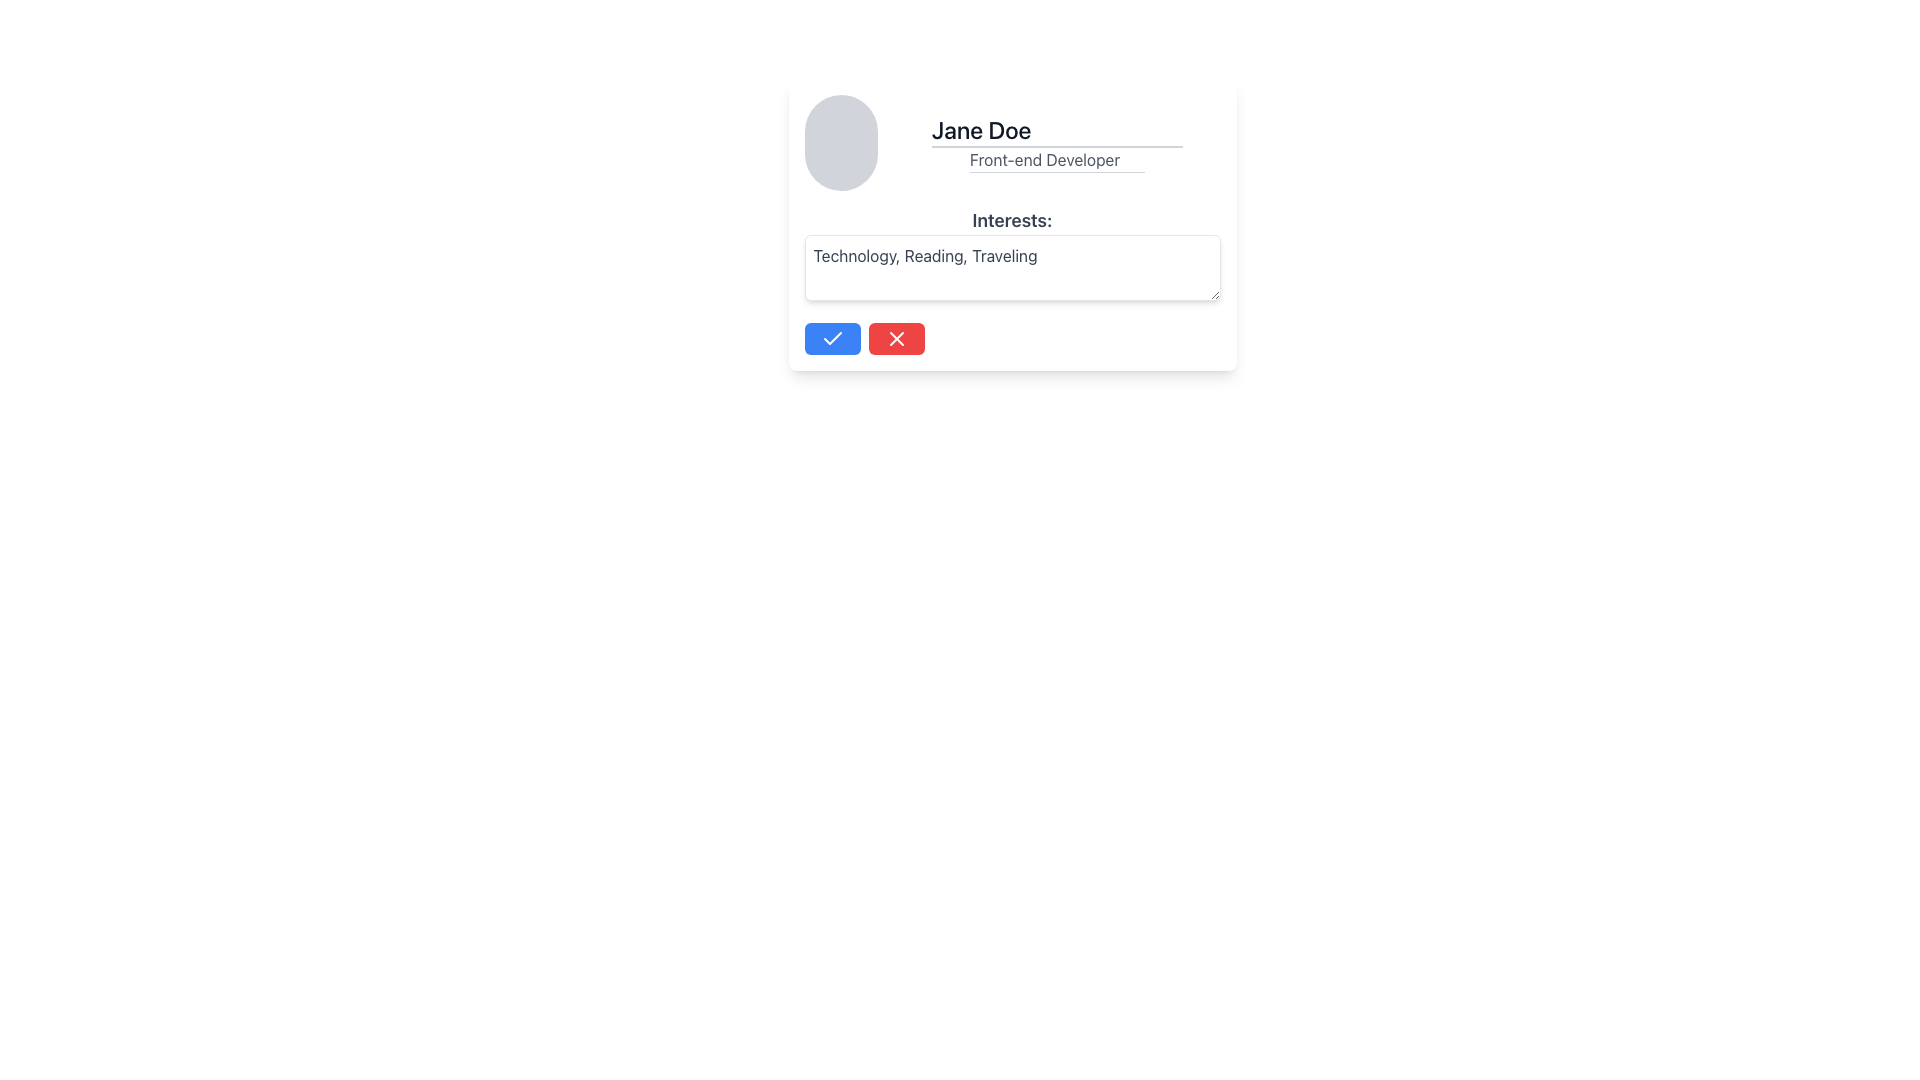 The height and width of the screenshot is (1080, 1920). I want to click on the small checkmark icon within the blue button, so click(832, 337).